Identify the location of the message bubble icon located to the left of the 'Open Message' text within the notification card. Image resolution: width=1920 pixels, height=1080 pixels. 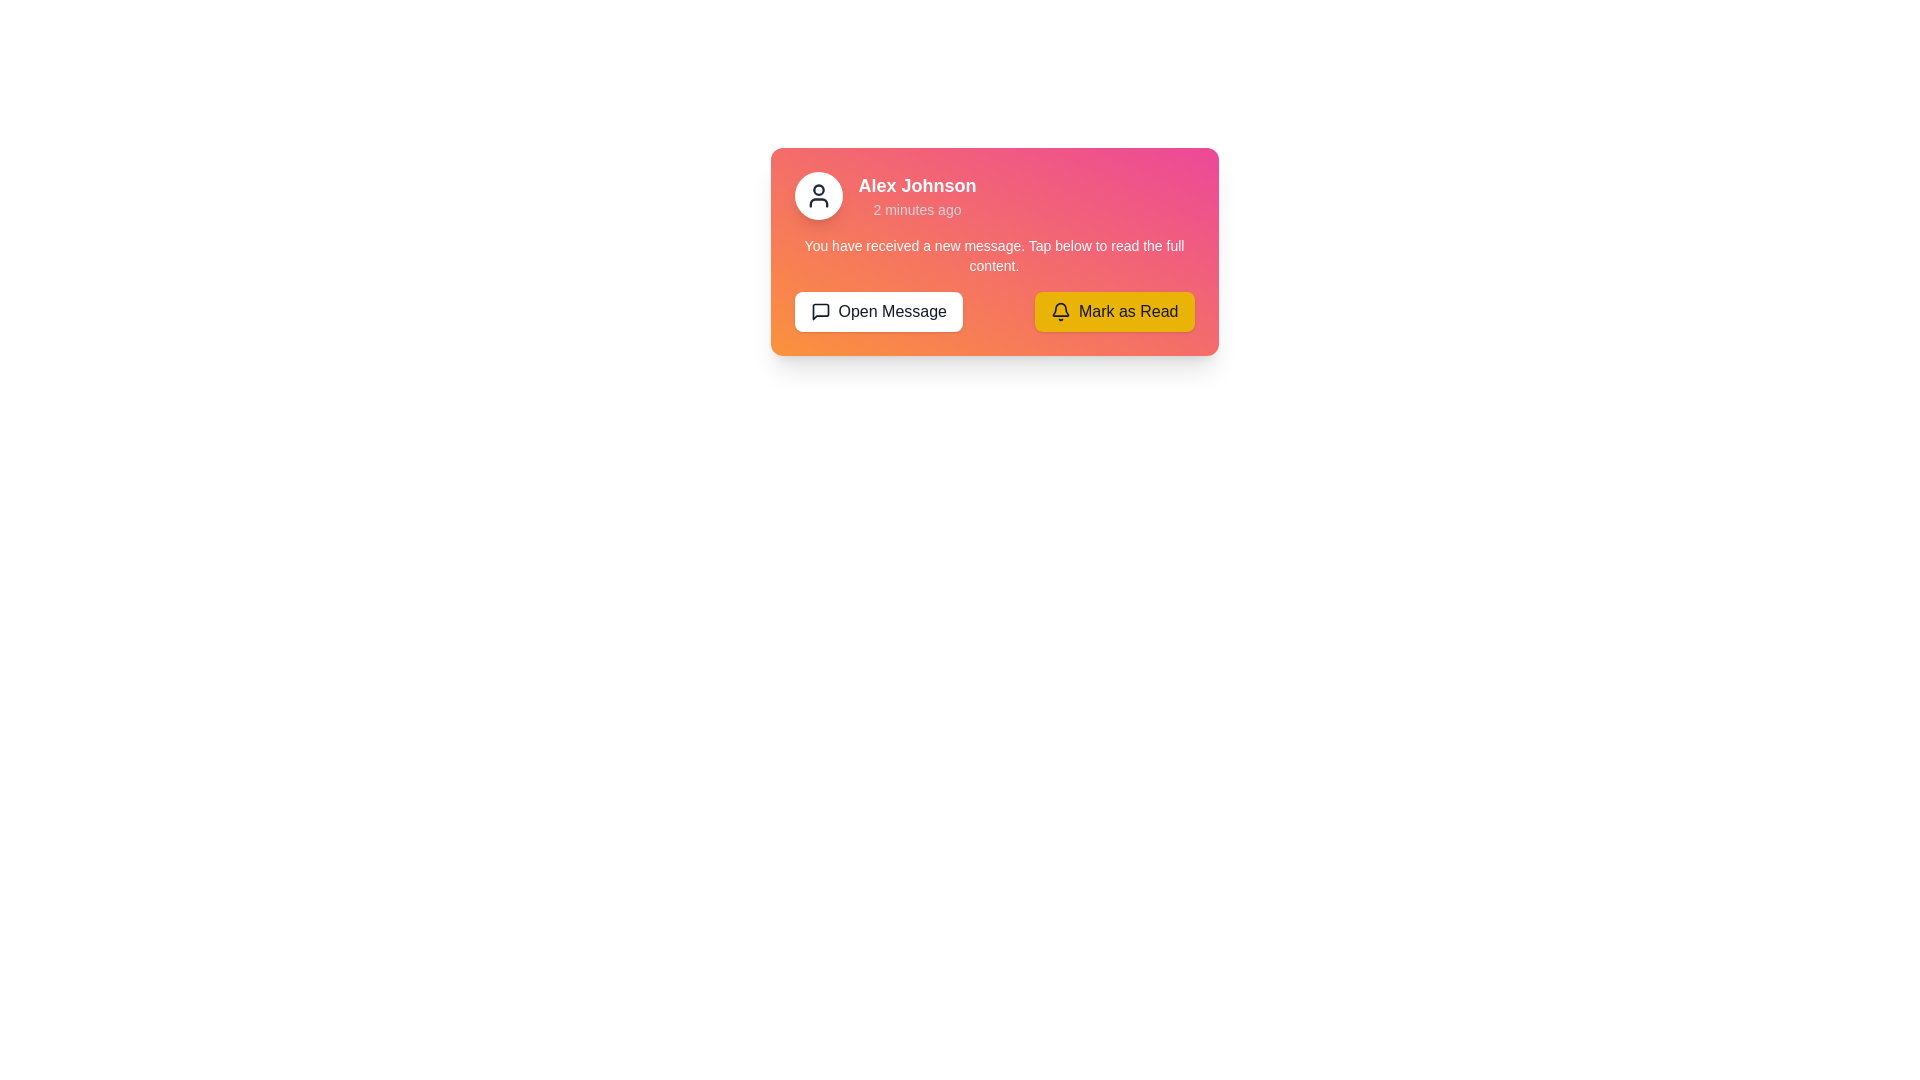
(820, 312).